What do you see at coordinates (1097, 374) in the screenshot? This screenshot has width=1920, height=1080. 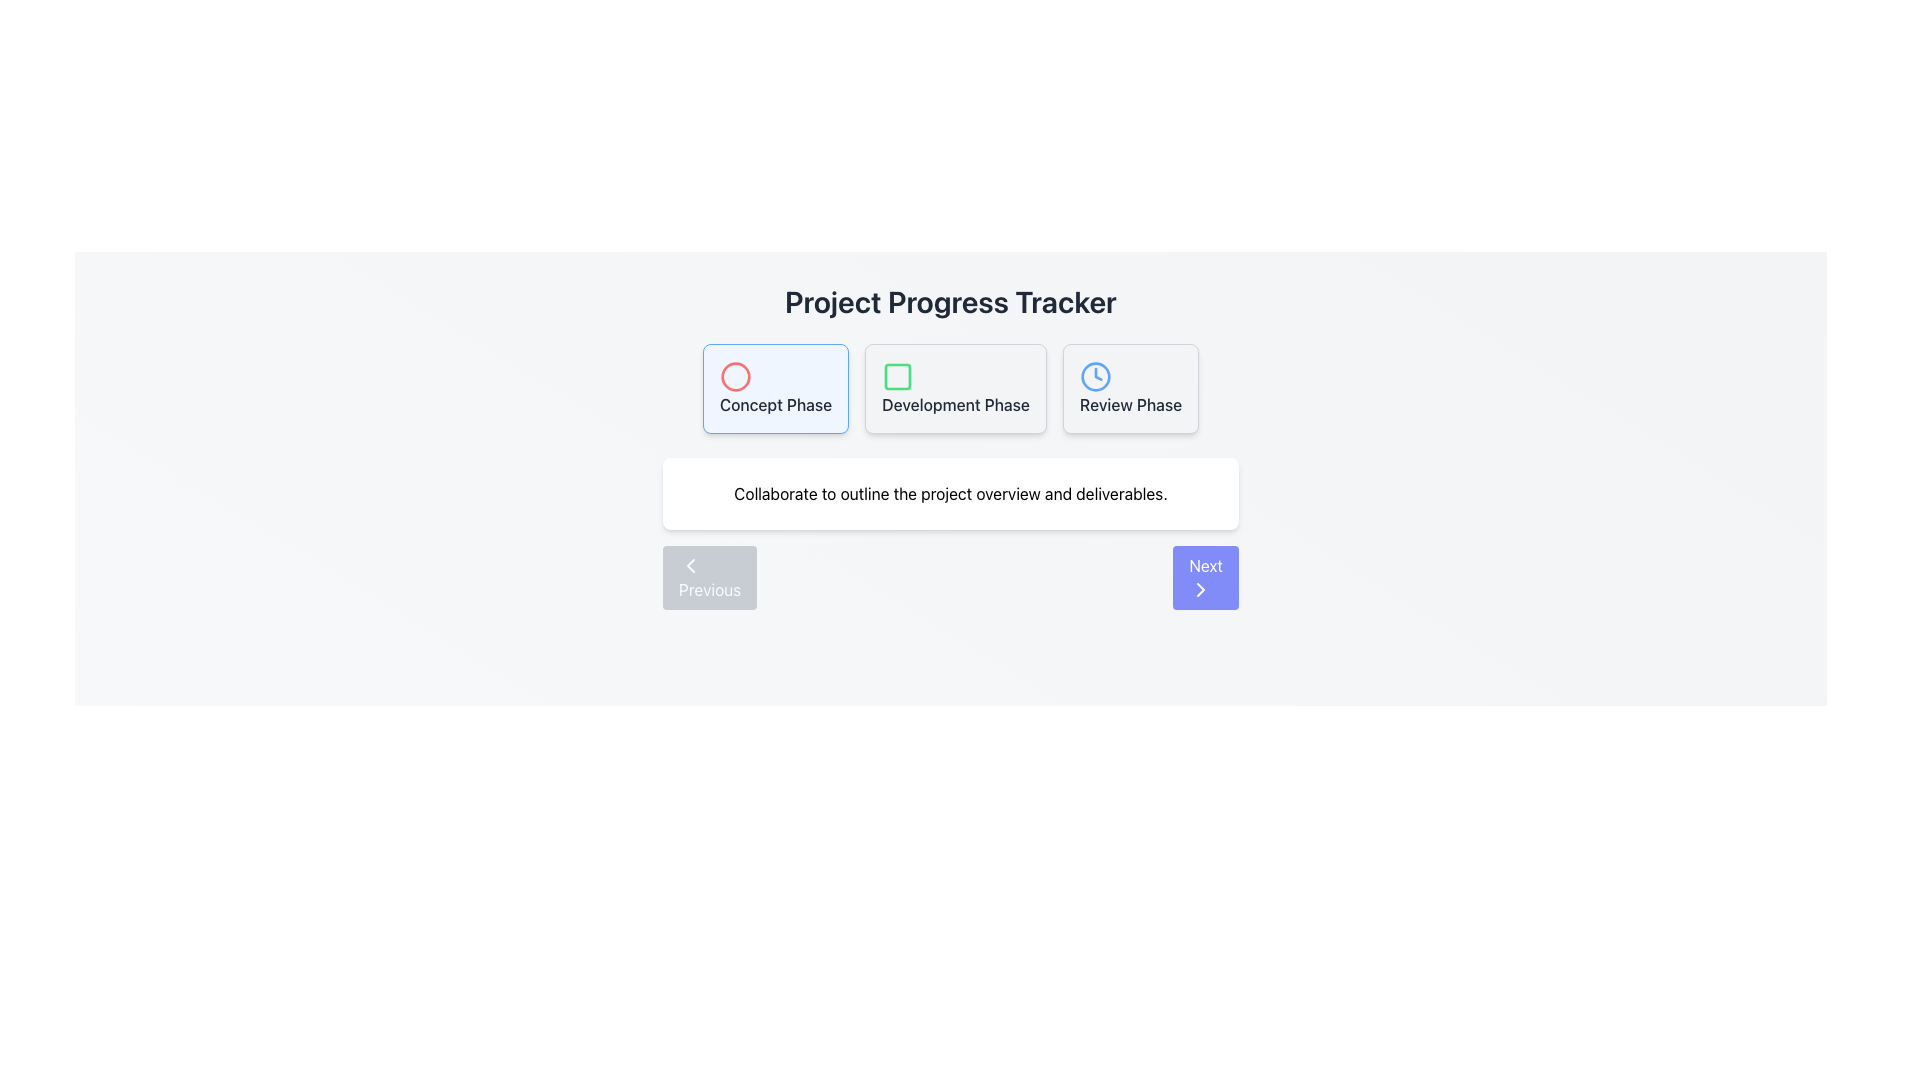 I see `the small triangular shape representing the hands of the clock within the SVG clock icon, which is light blue and part of a minimalist design, positioned near the 'Review Phase' box` at bounding box center [1097, 374].